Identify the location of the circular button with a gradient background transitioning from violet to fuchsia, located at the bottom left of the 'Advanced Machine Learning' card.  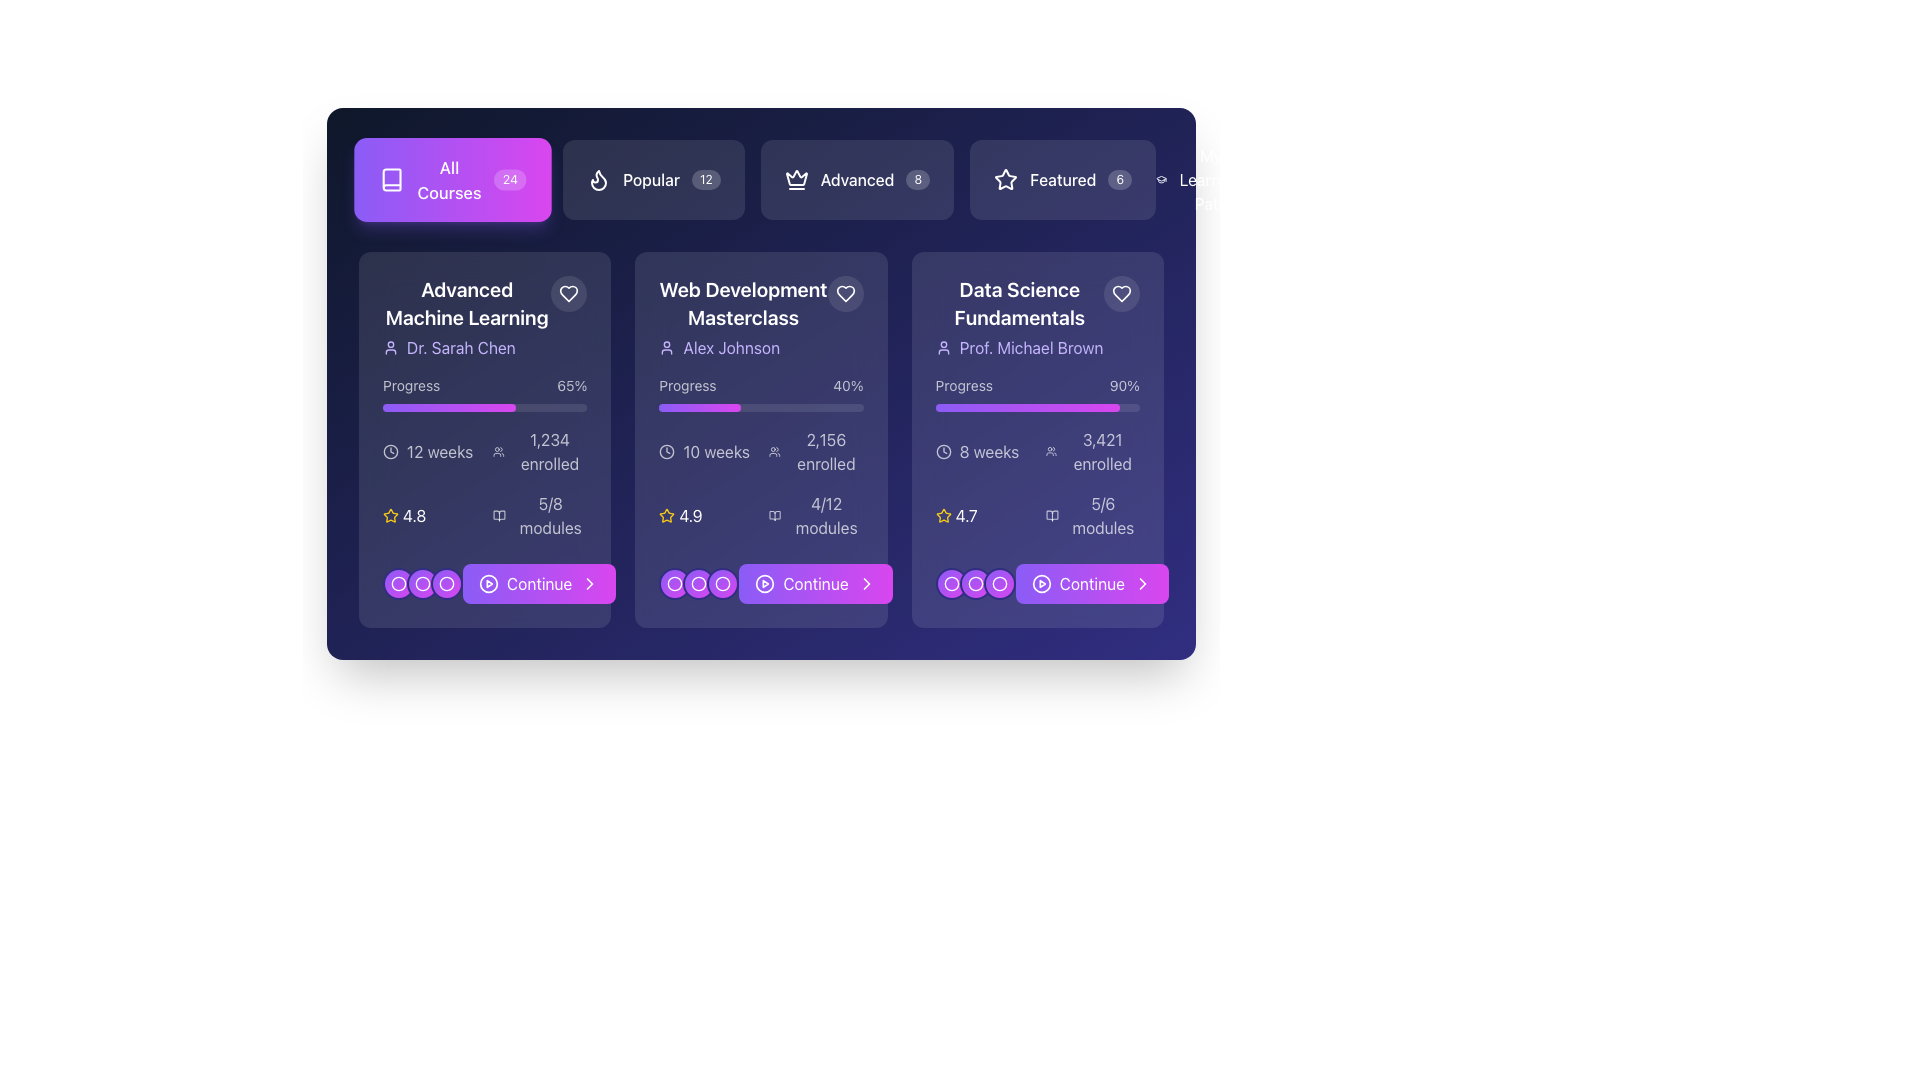
(421, 583).